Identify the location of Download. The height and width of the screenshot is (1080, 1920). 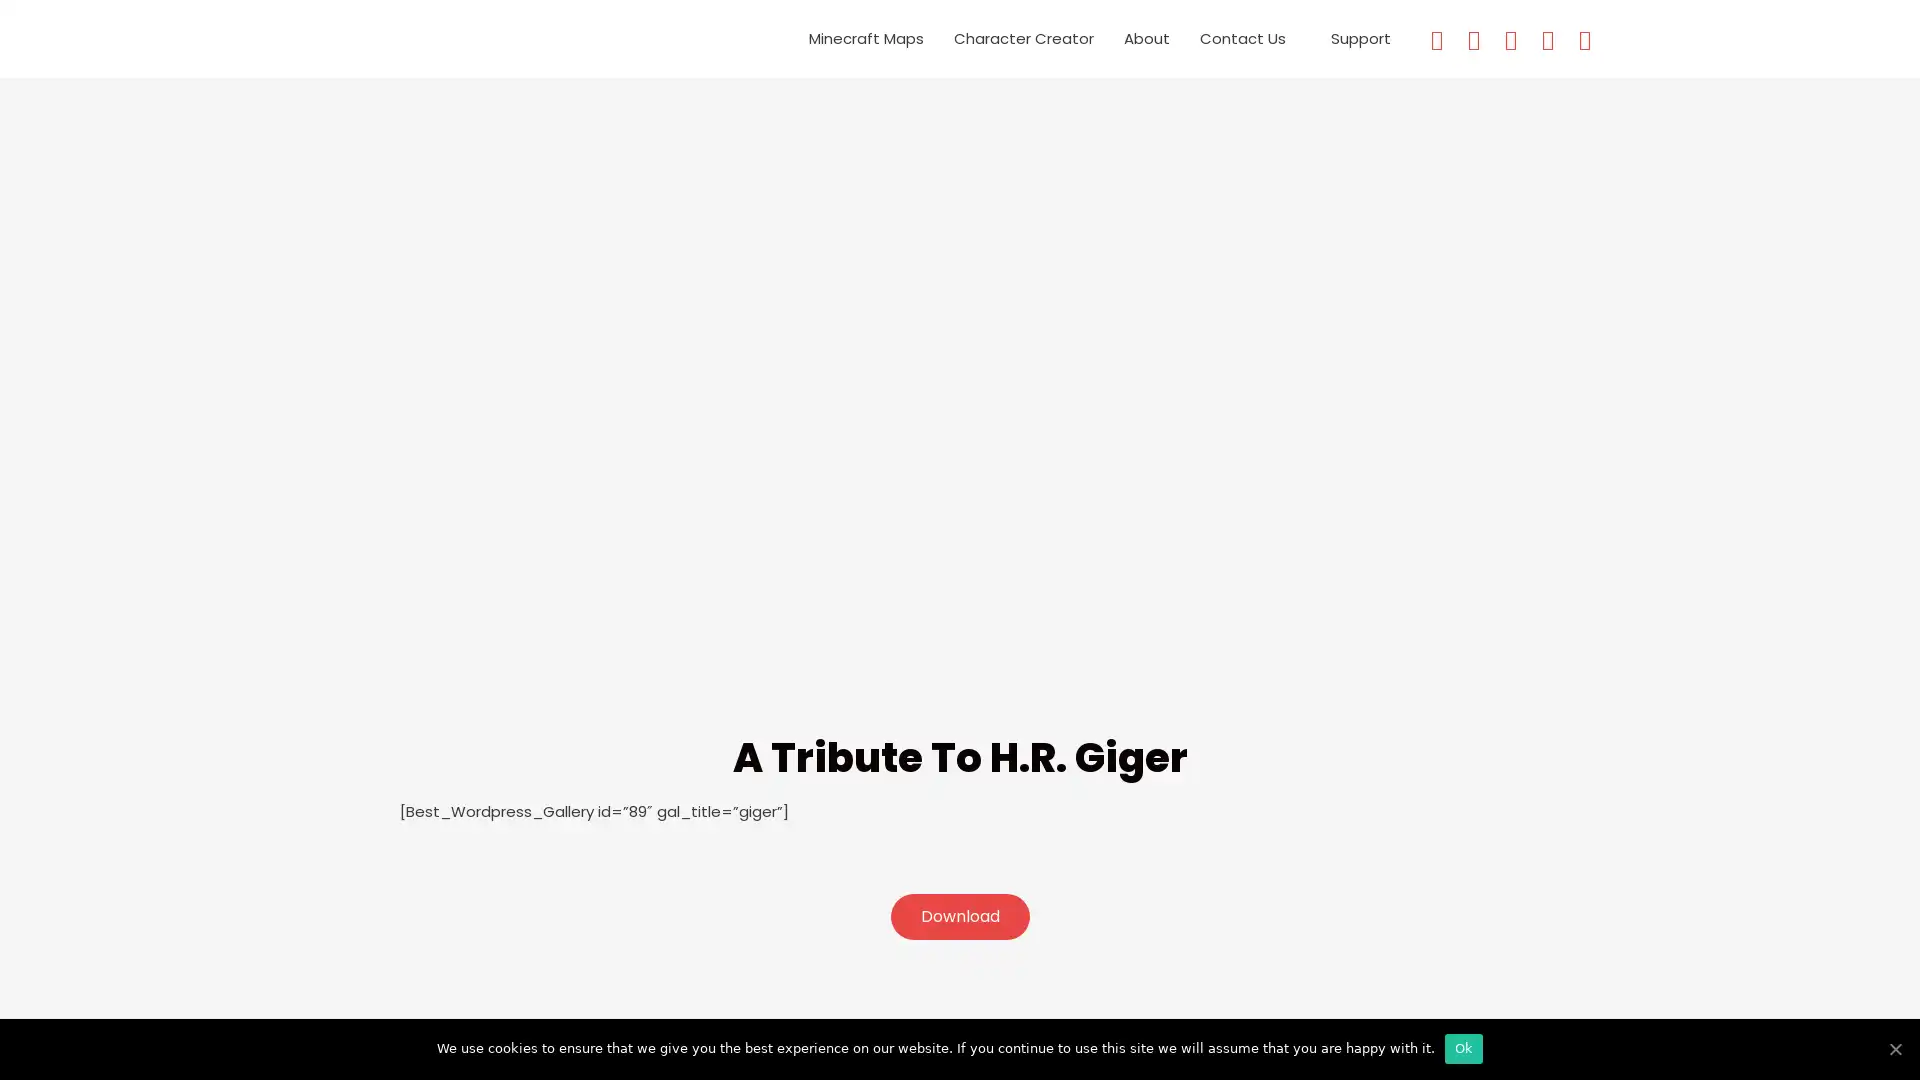
(958, 917).